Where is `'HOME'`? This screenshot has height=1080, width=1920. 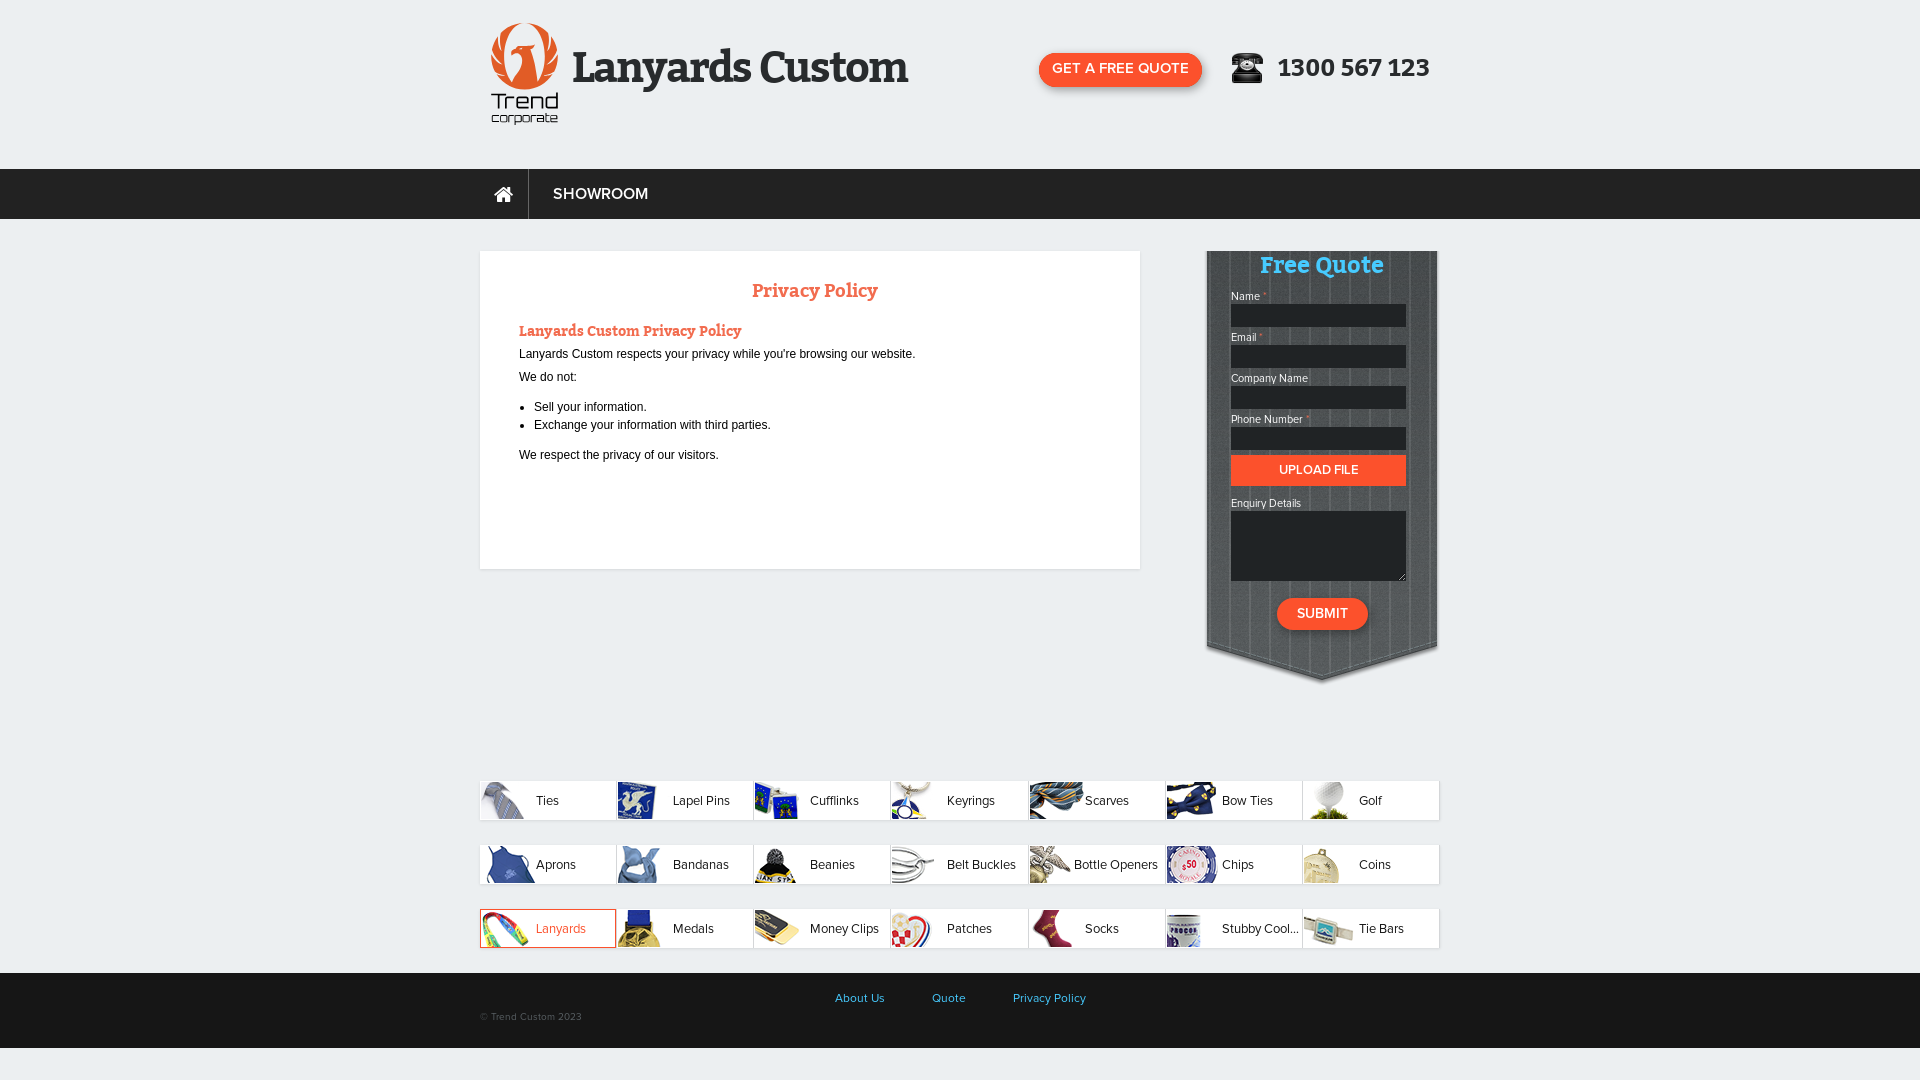
'HOME' is located at coordinates (504, 193).